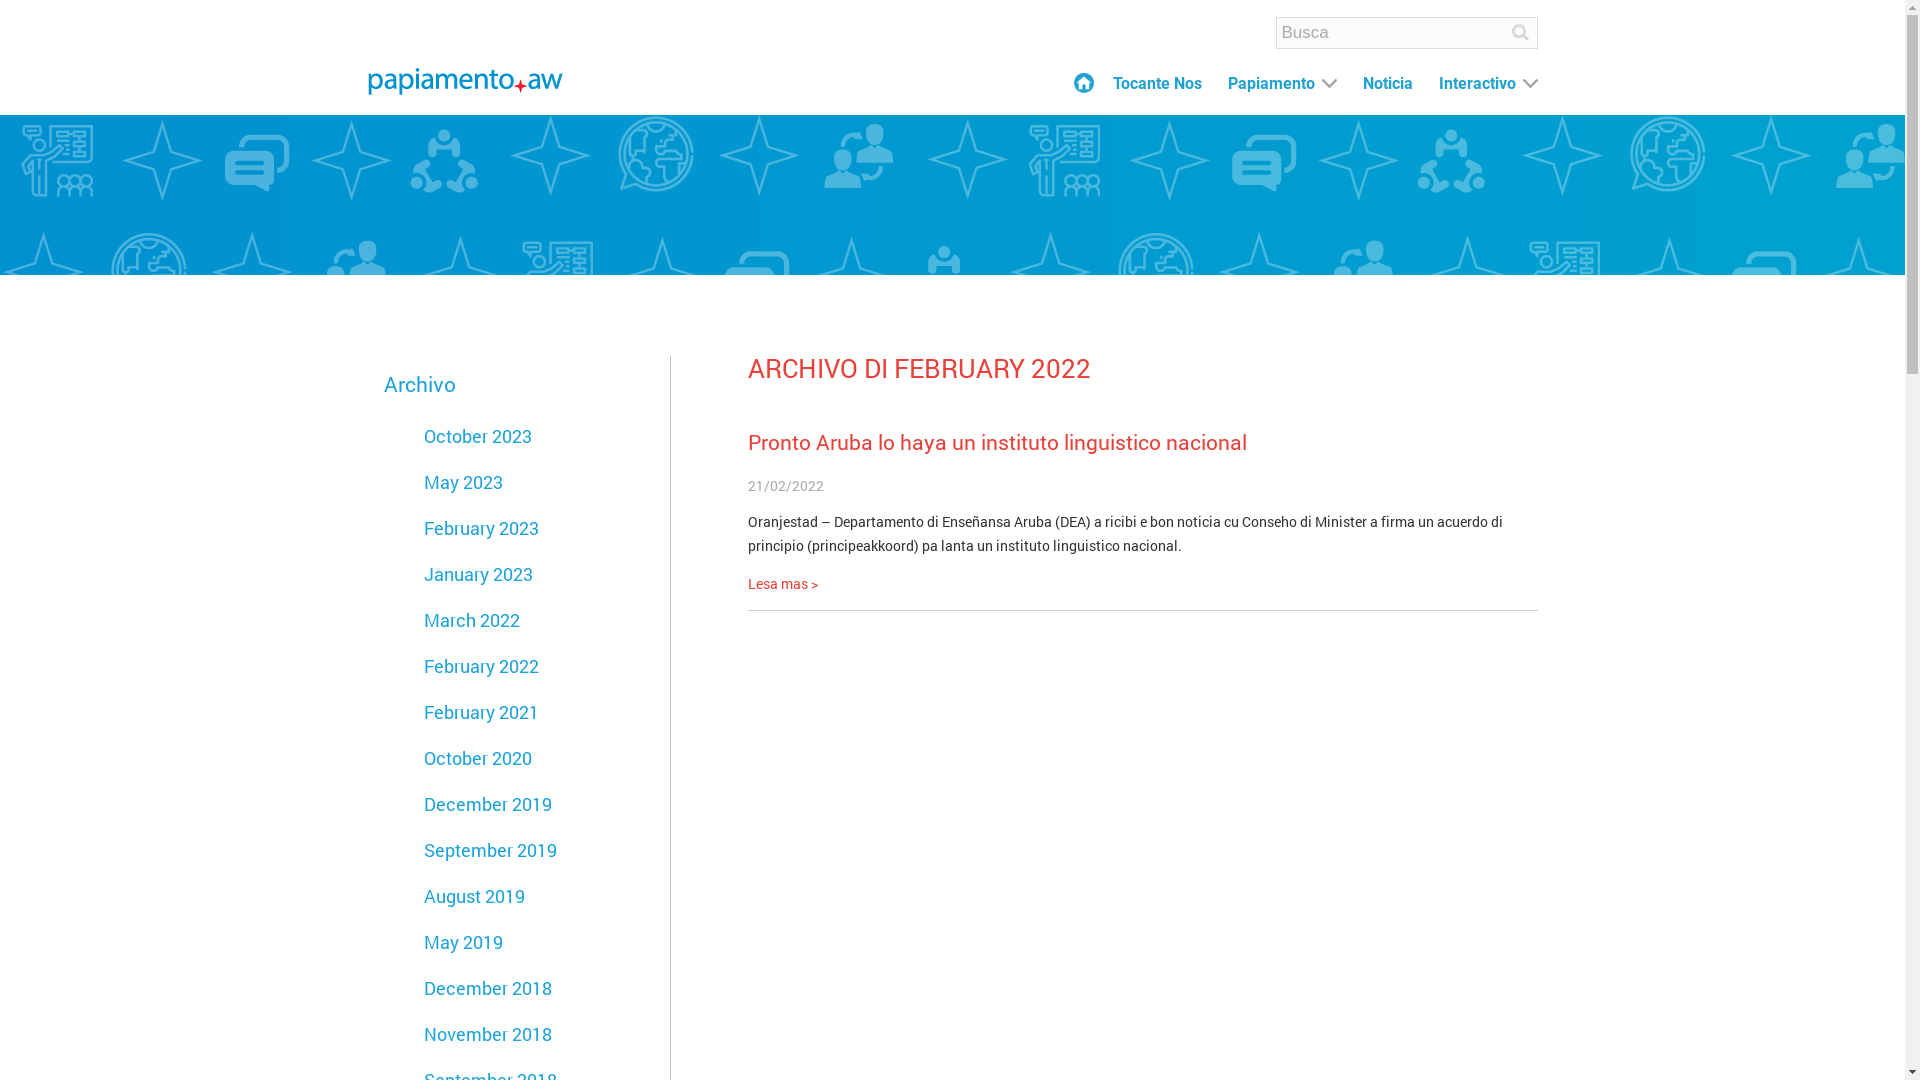 The width and height of the screenshot is (1920, 1080). I want to click on 'February 2023', so click(481, 527).